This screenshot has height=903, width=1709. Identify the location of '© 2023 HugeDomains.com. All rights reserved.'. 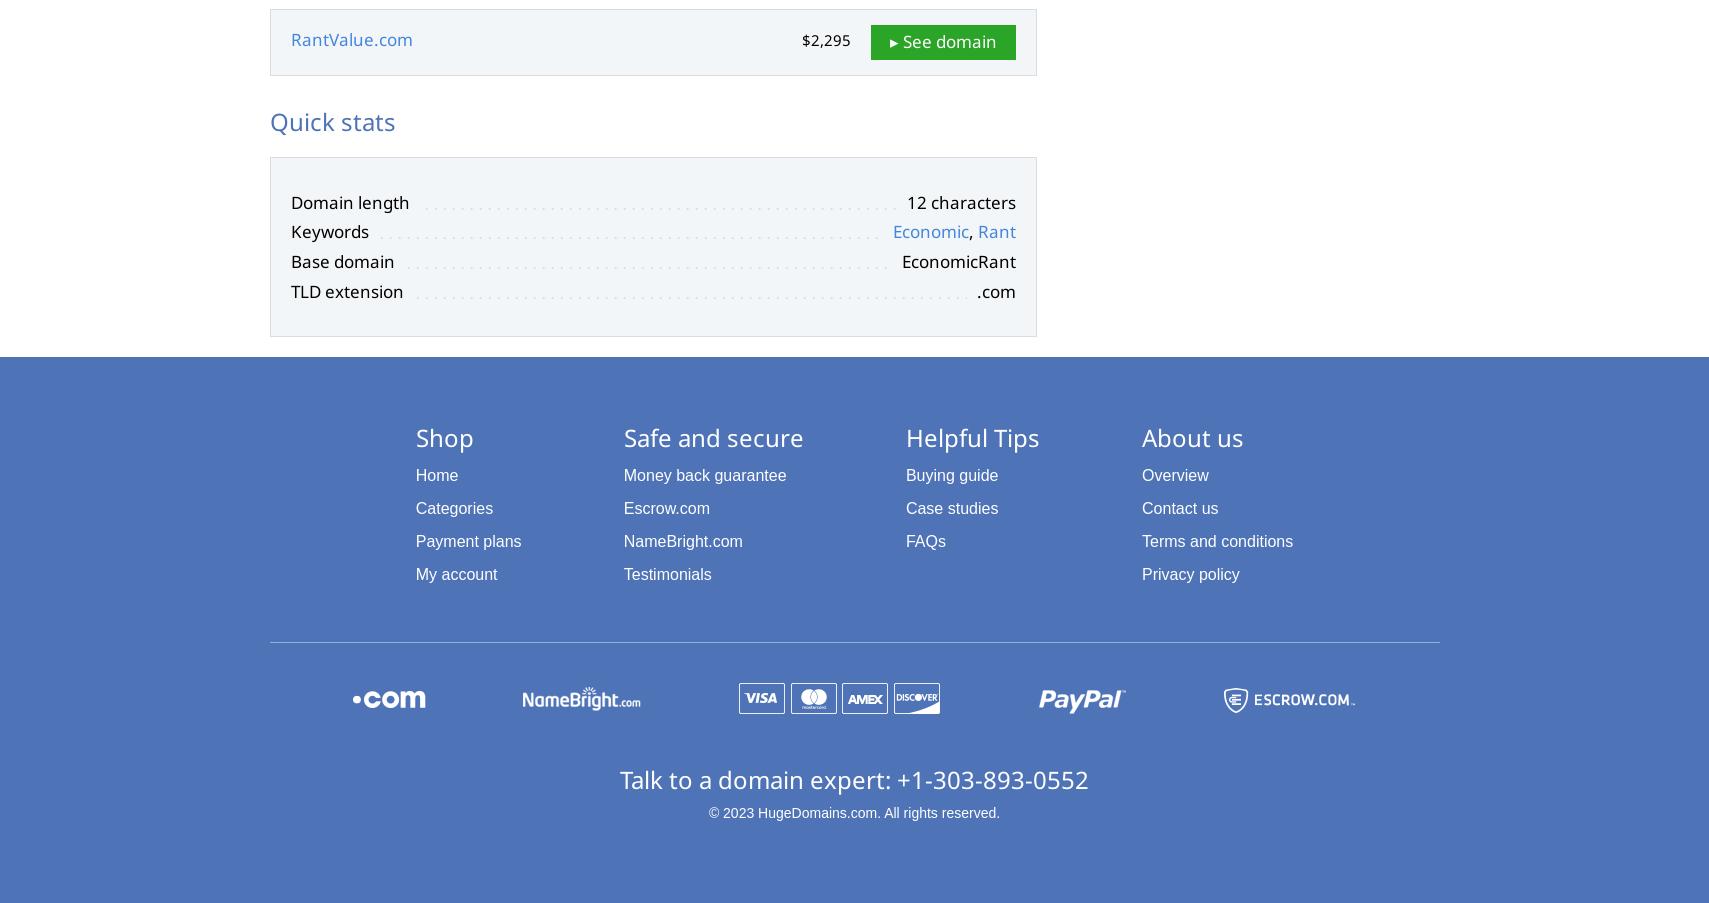
(707, 811).